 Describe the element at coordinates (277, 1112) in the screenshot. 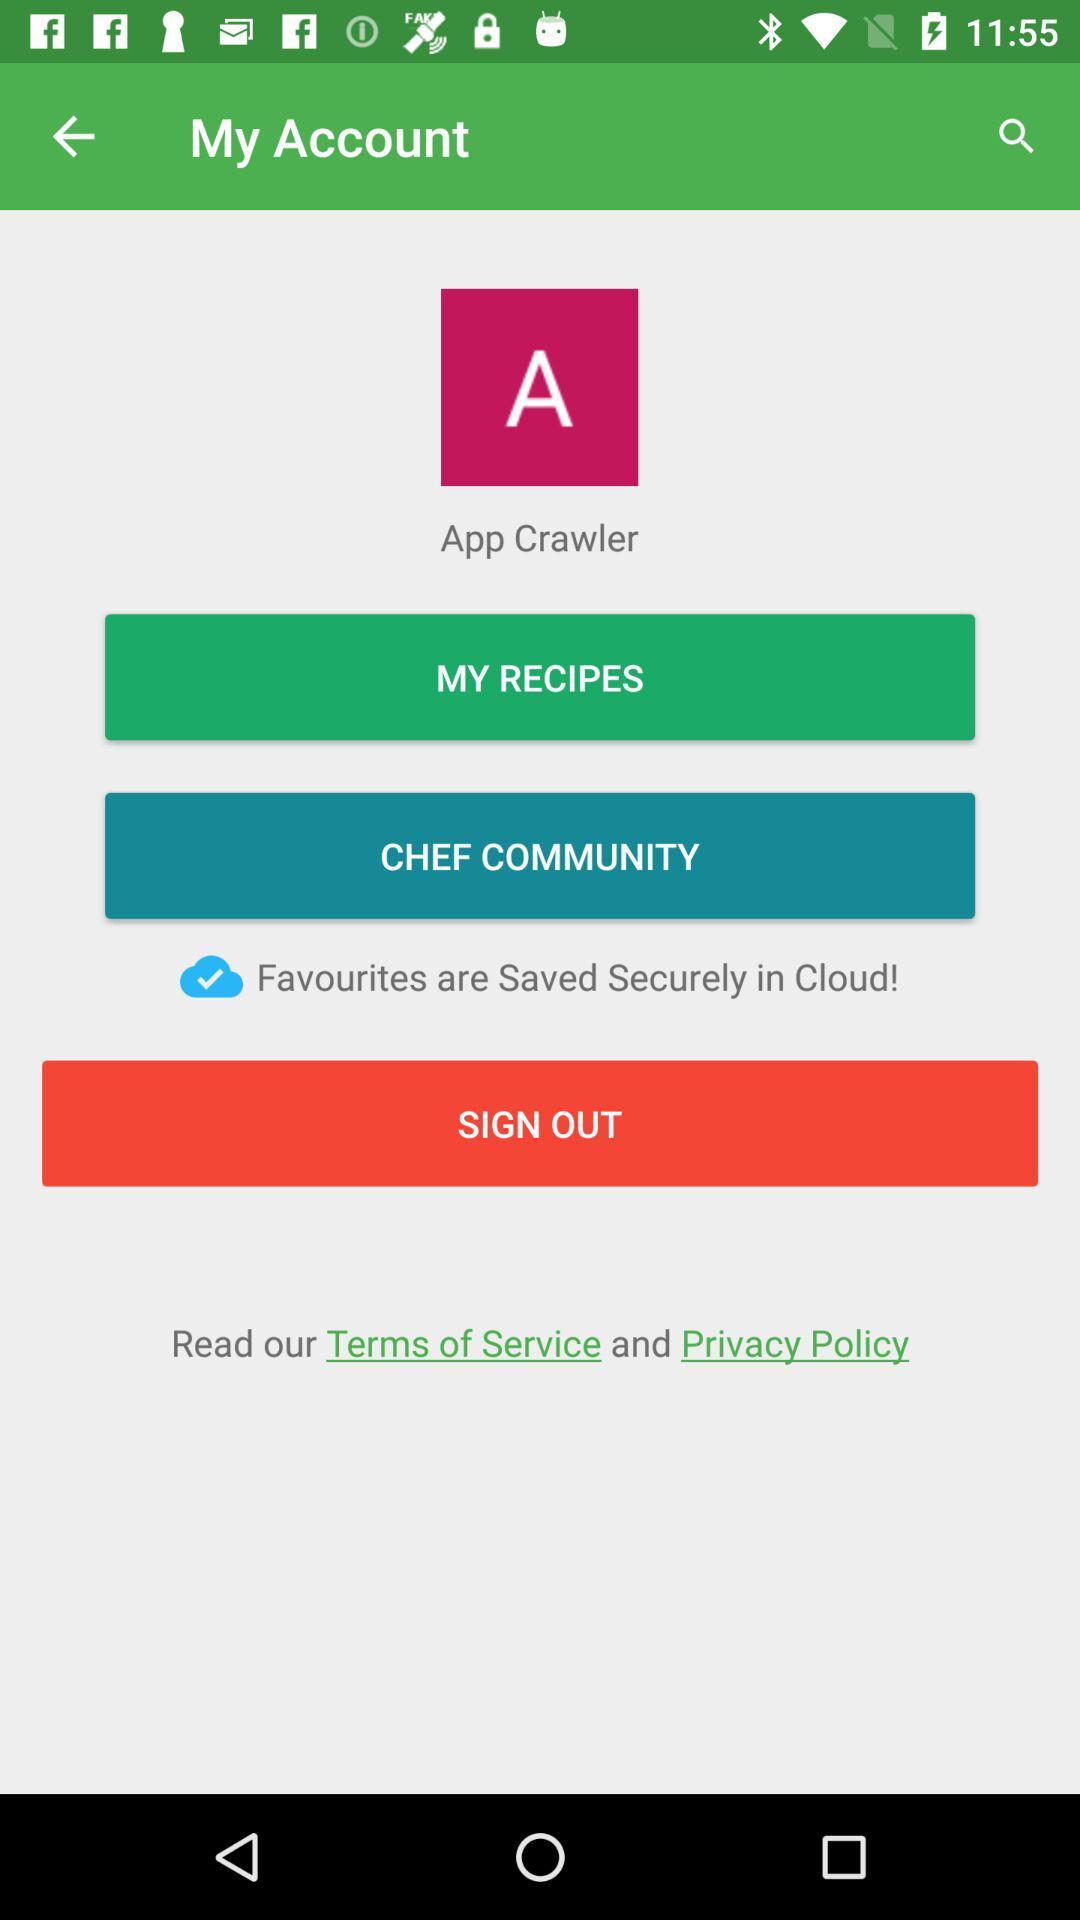

I see `the sign out button on the web page` at that location.